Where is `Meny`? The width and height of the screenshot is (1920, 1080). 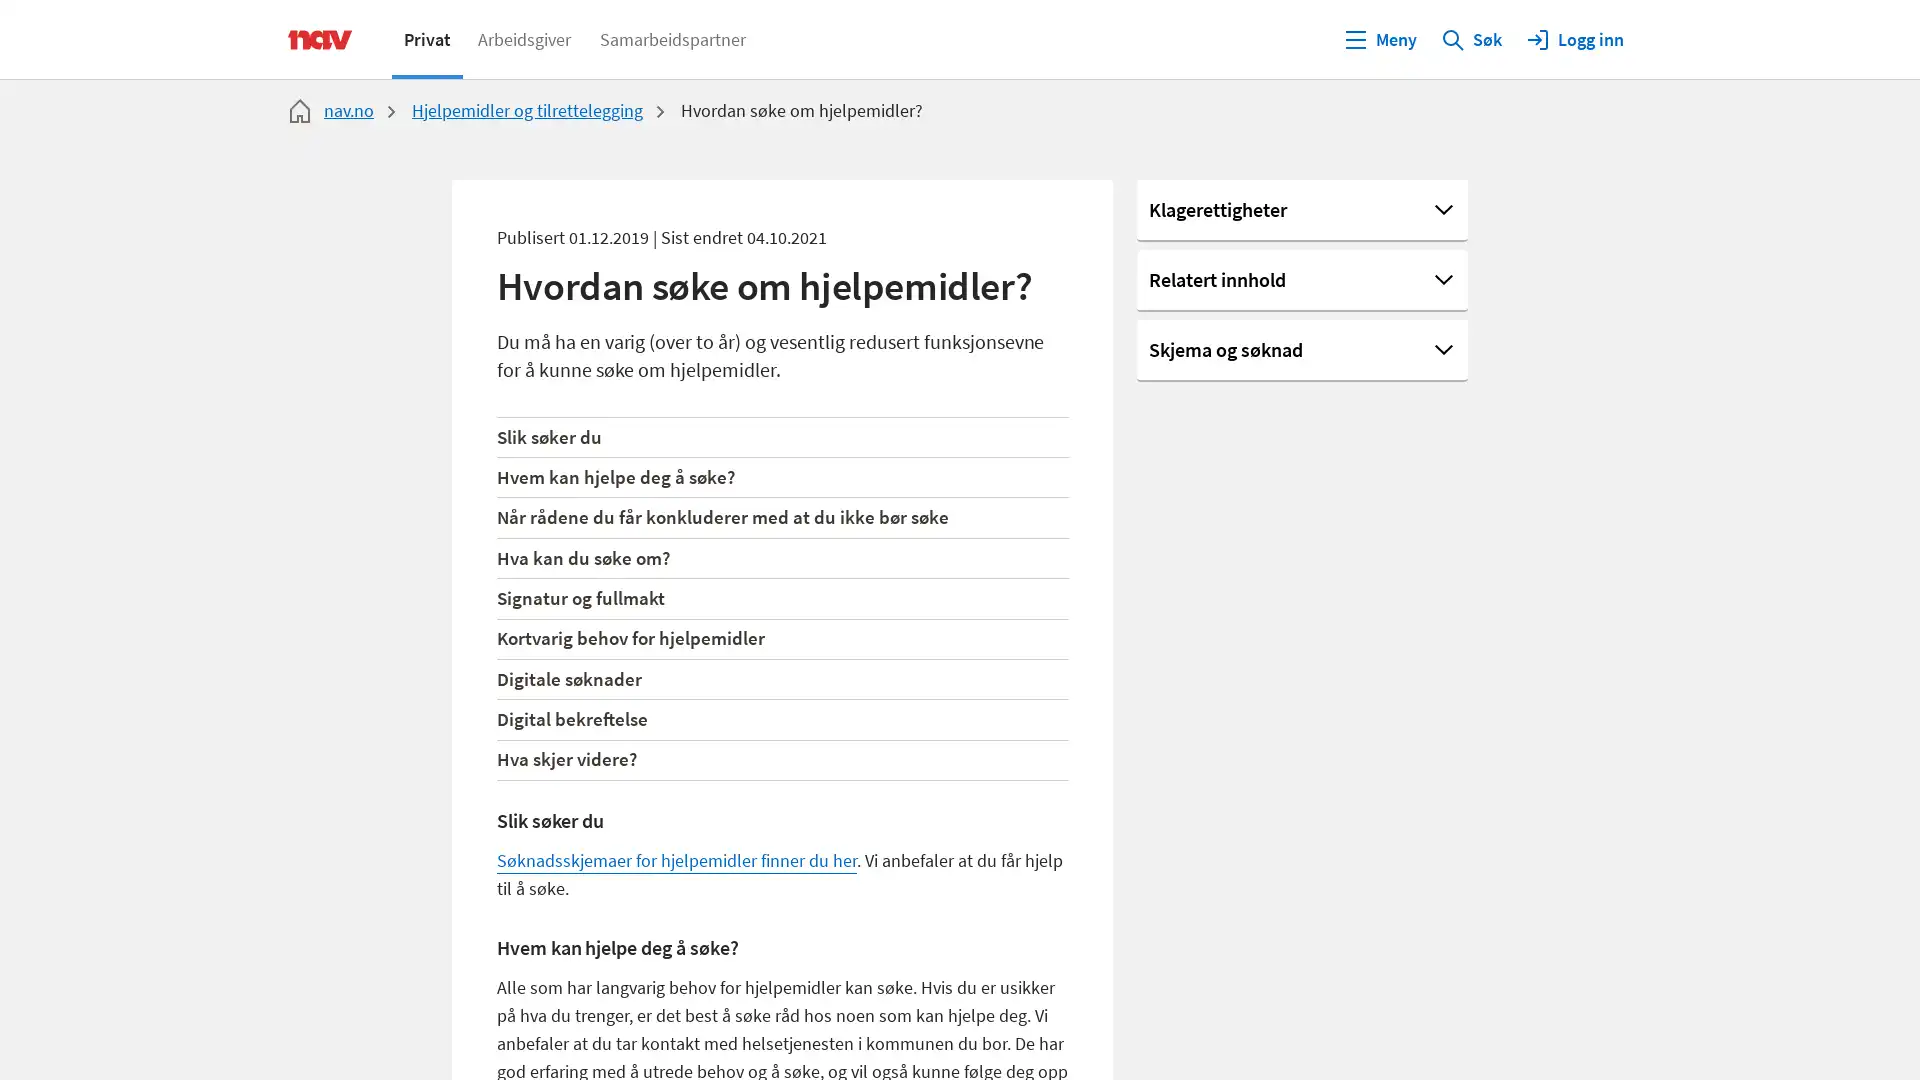
Meny is located at coordinates (1379, 38).